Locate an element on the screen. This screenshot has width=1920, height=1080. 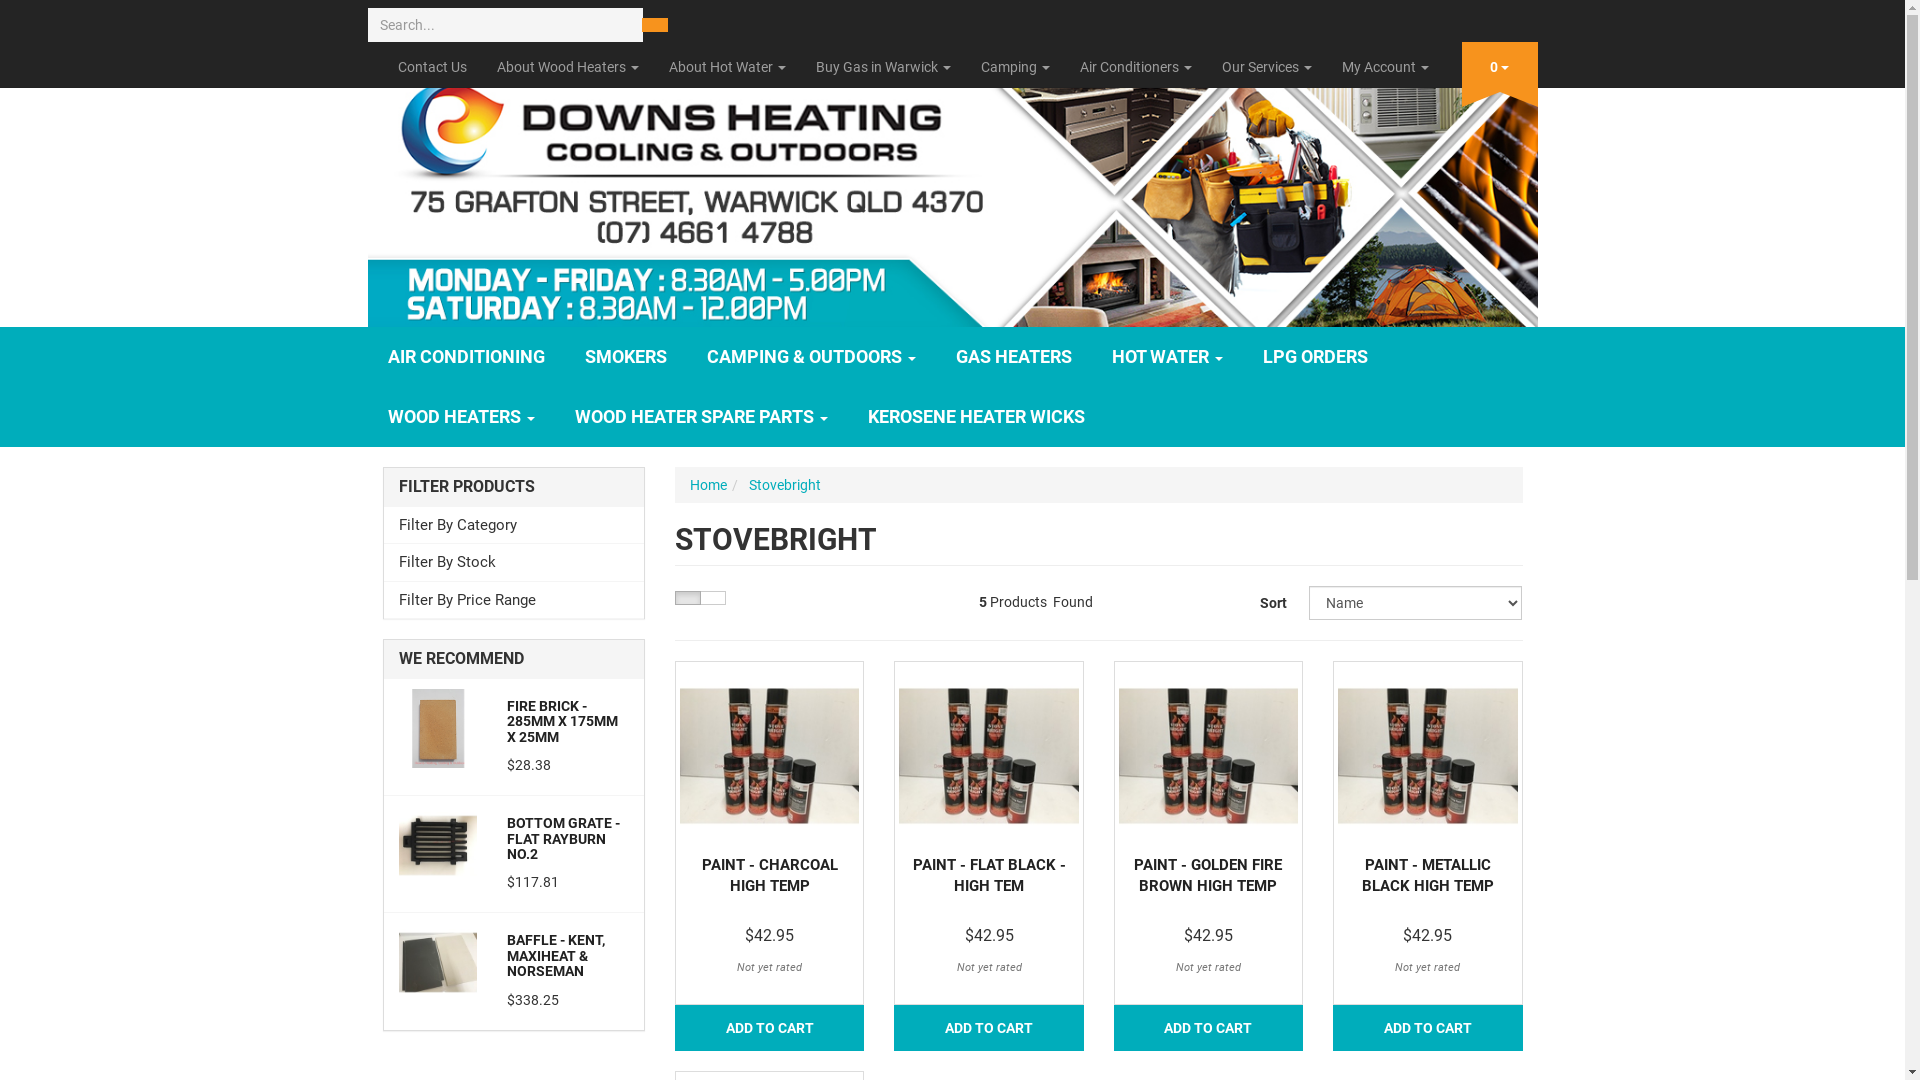
'AIR CONDITIONING' is located at coordinates (465, 356).